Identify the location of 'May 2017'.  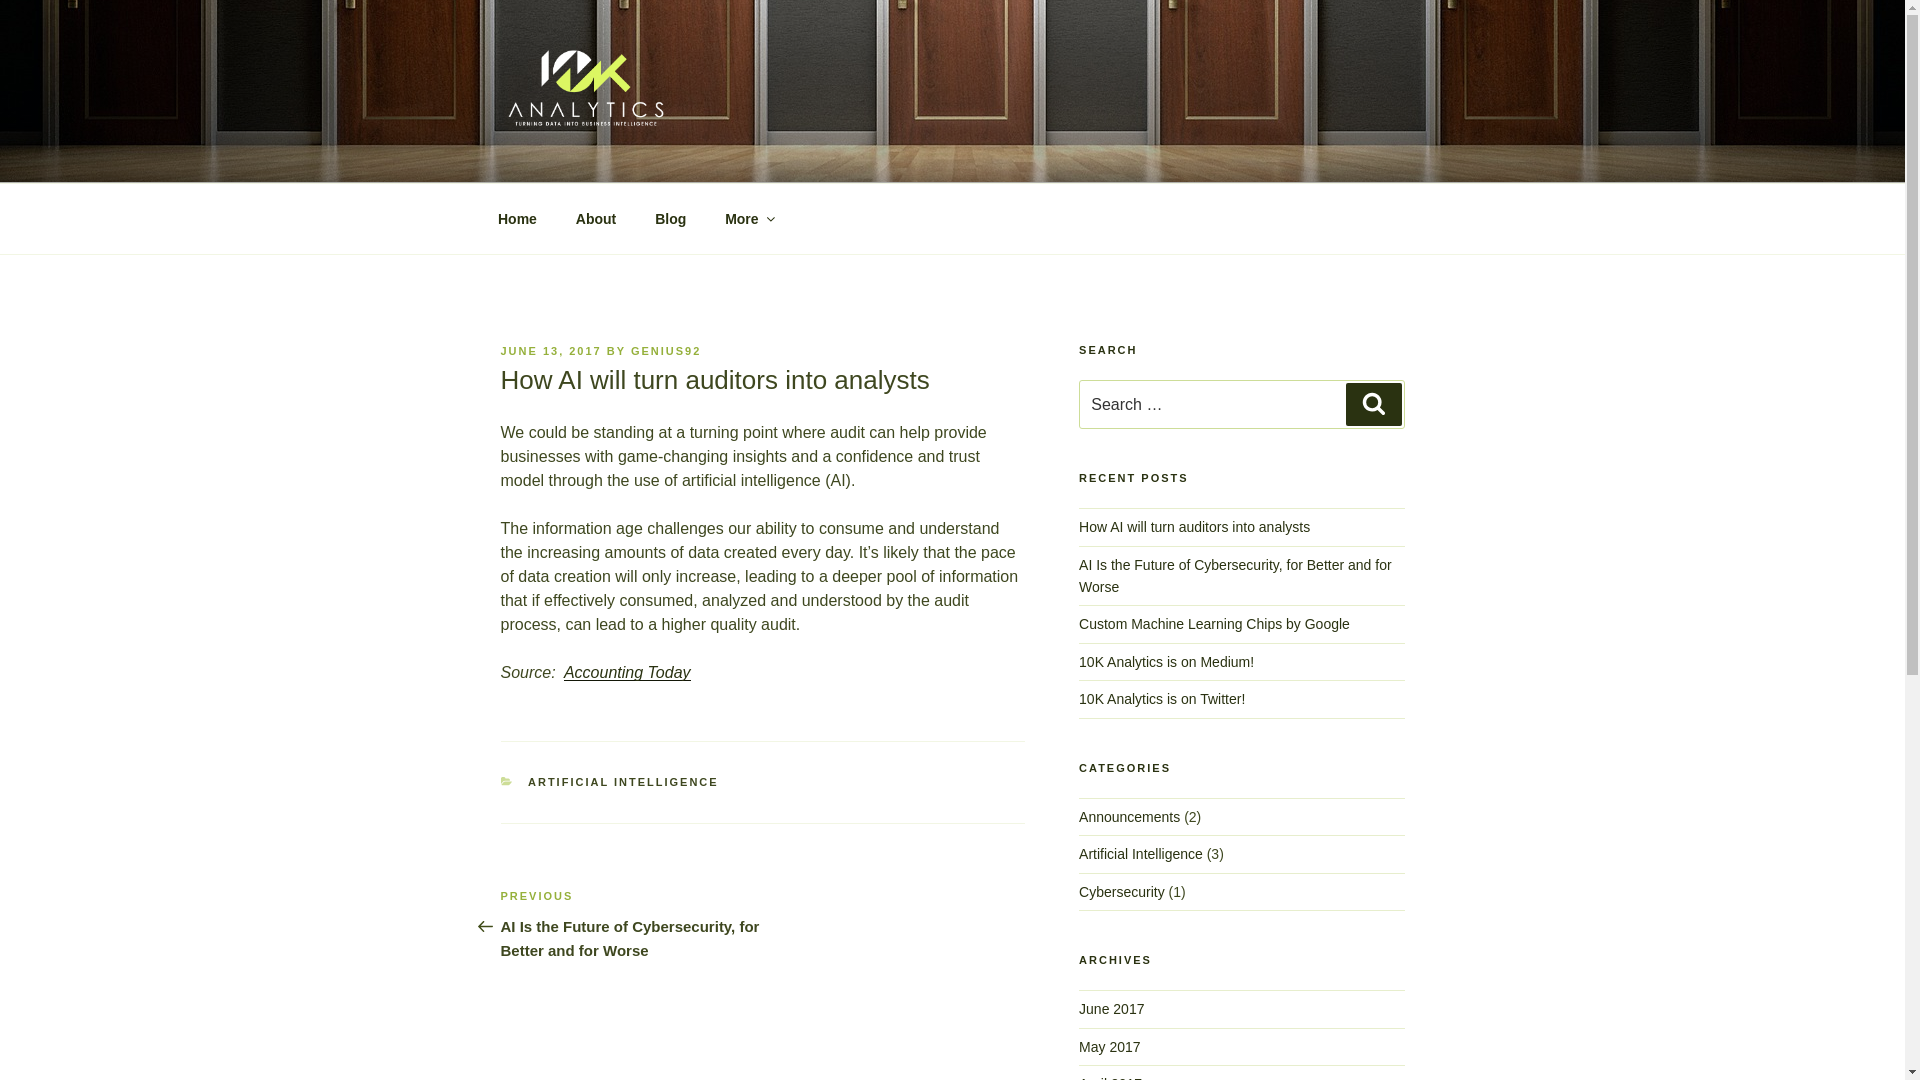
(1108, 1045).